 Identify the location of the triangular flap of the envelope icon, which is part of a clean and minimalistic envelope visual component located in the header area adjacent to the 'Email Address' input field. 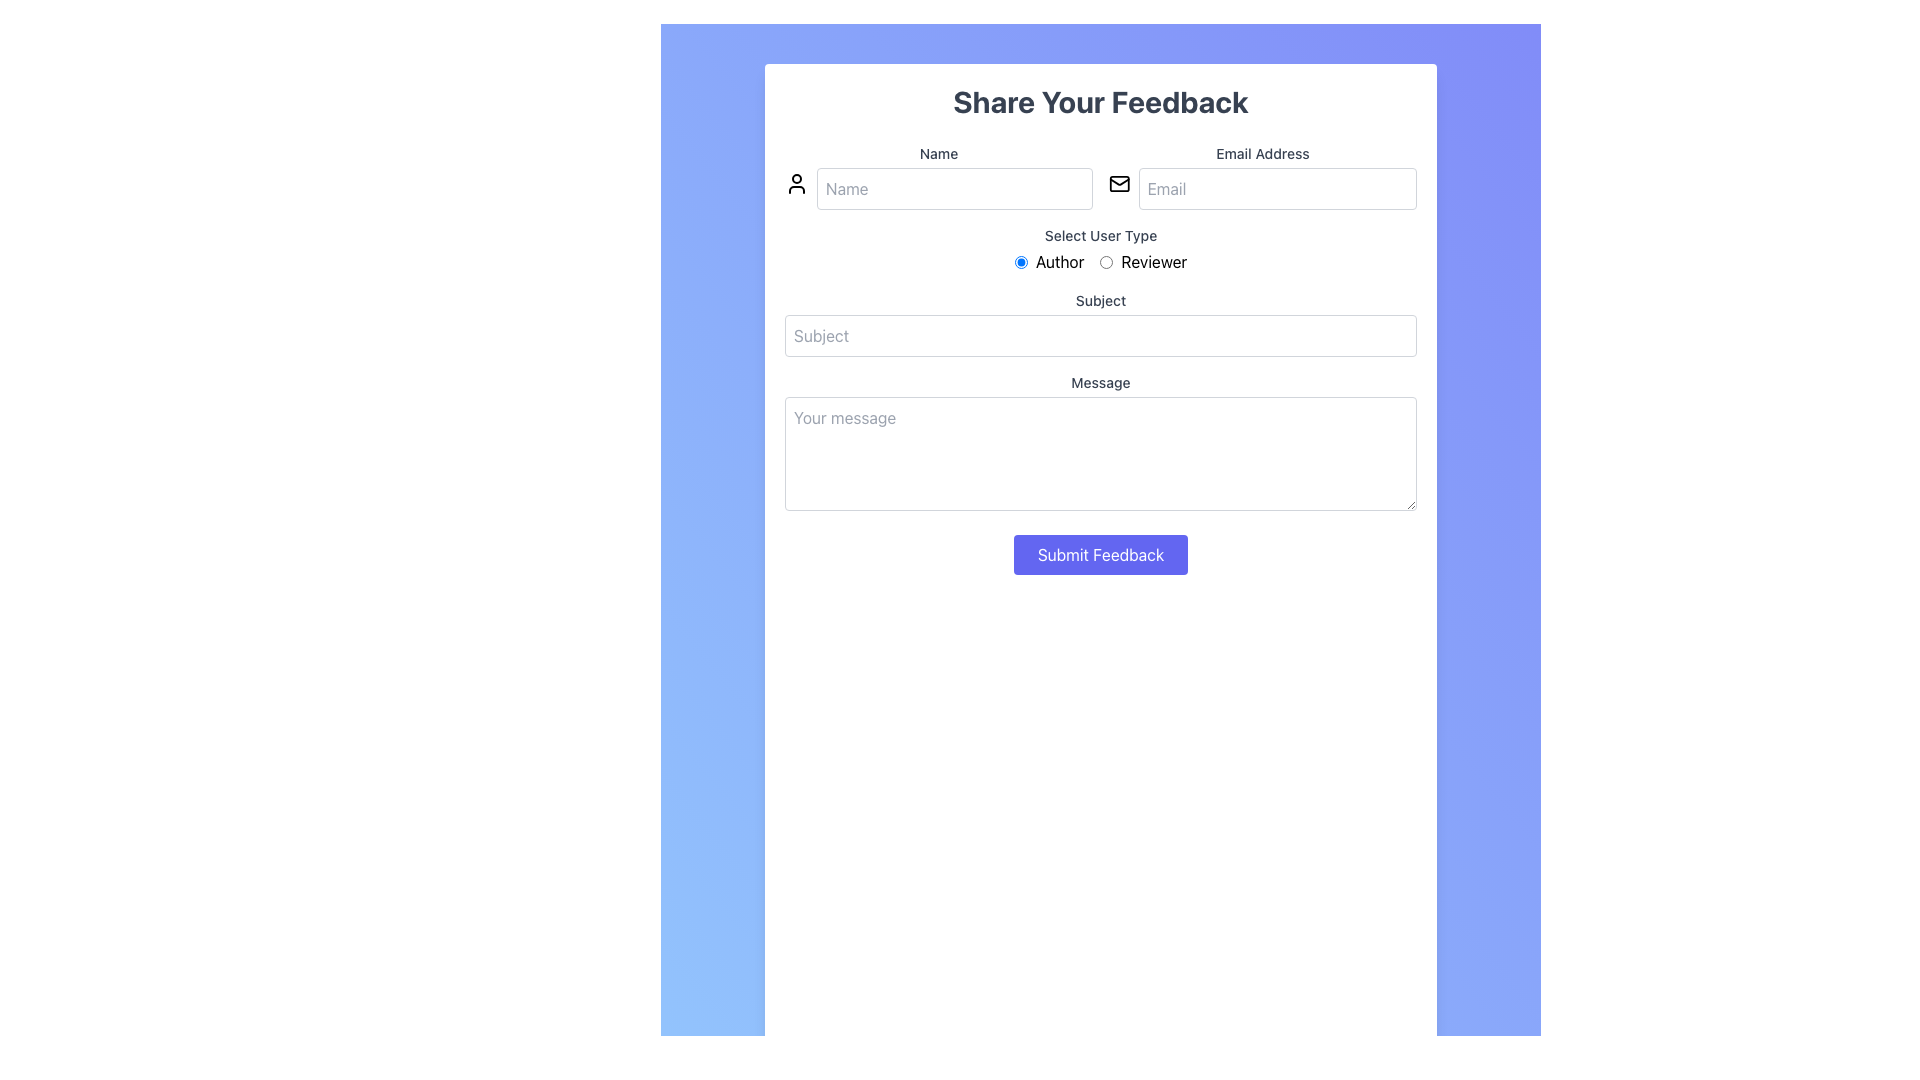
(1118, 182).